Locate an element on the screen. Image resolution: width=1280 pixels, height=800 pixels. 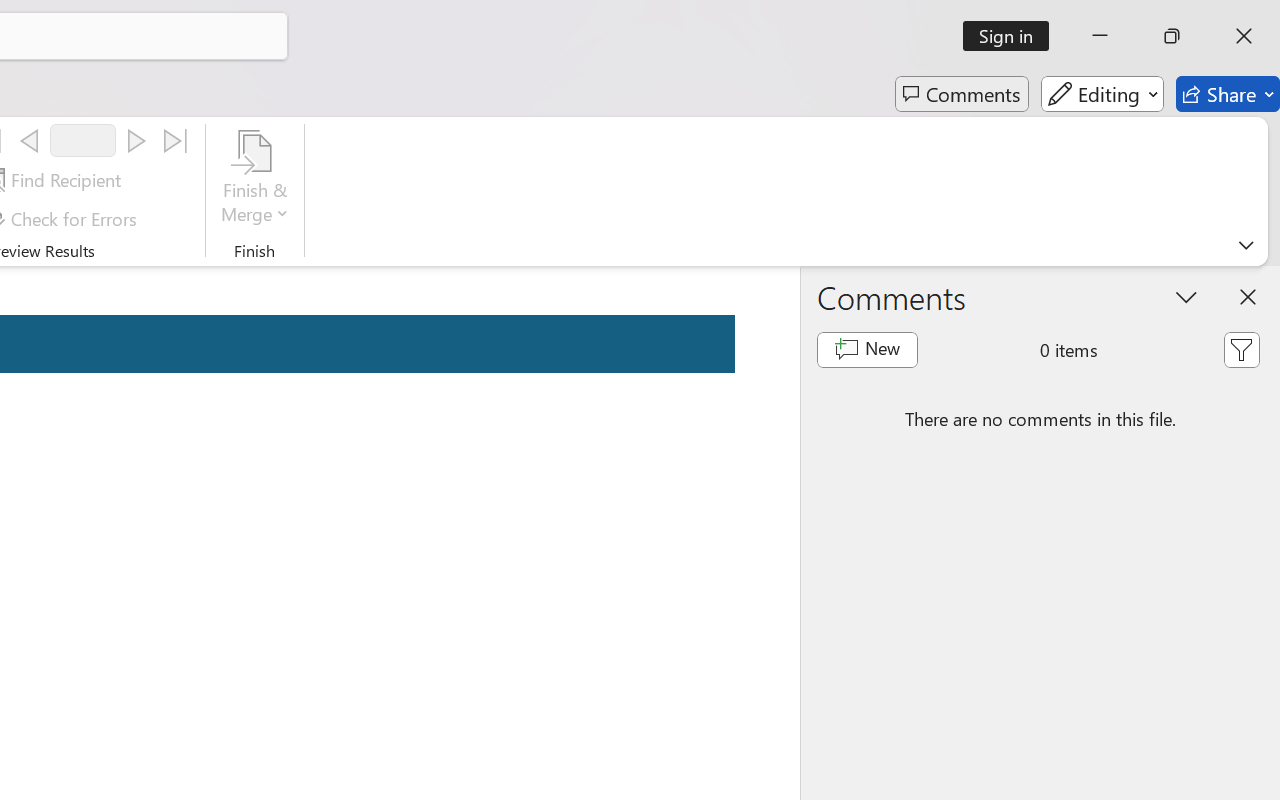
'Last' is located at coordinates (176, 141).